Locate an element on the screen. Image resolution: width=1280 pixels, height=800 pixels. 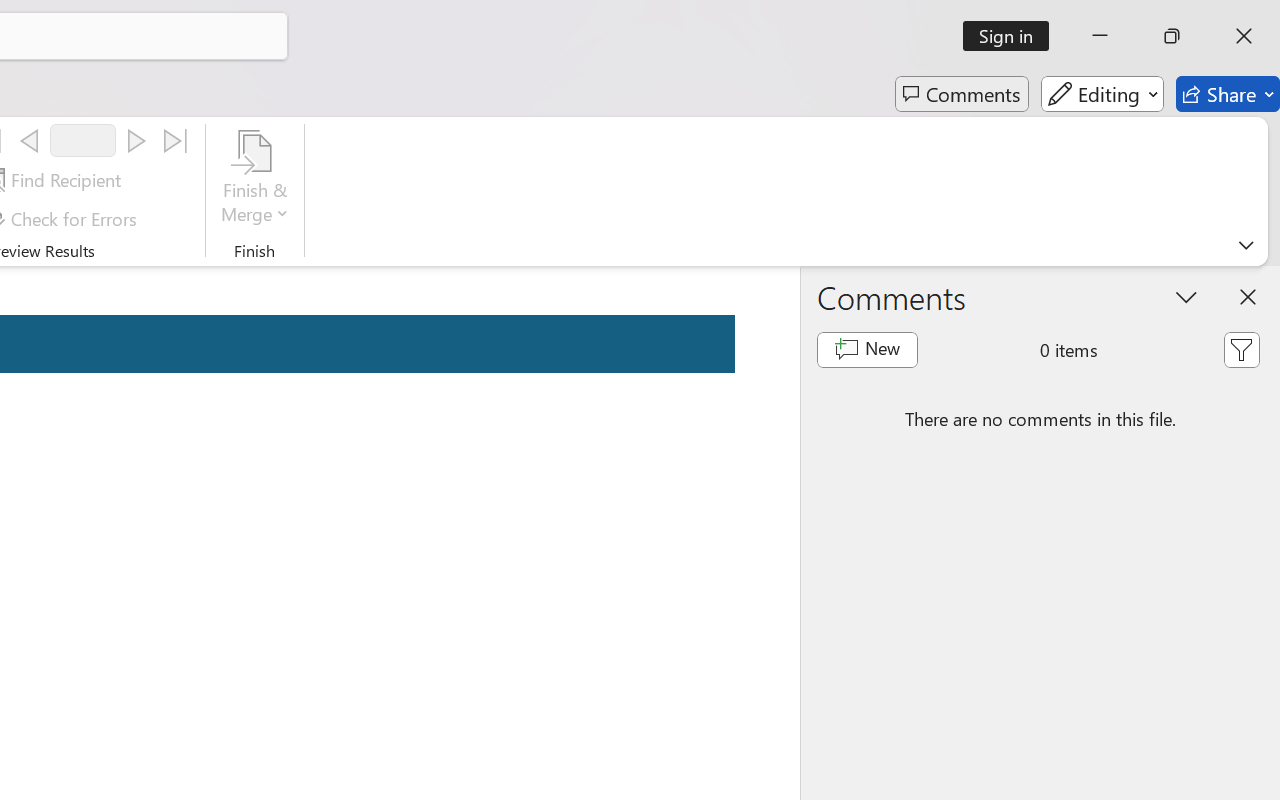
'Last' is located at coordinates (176, 141).